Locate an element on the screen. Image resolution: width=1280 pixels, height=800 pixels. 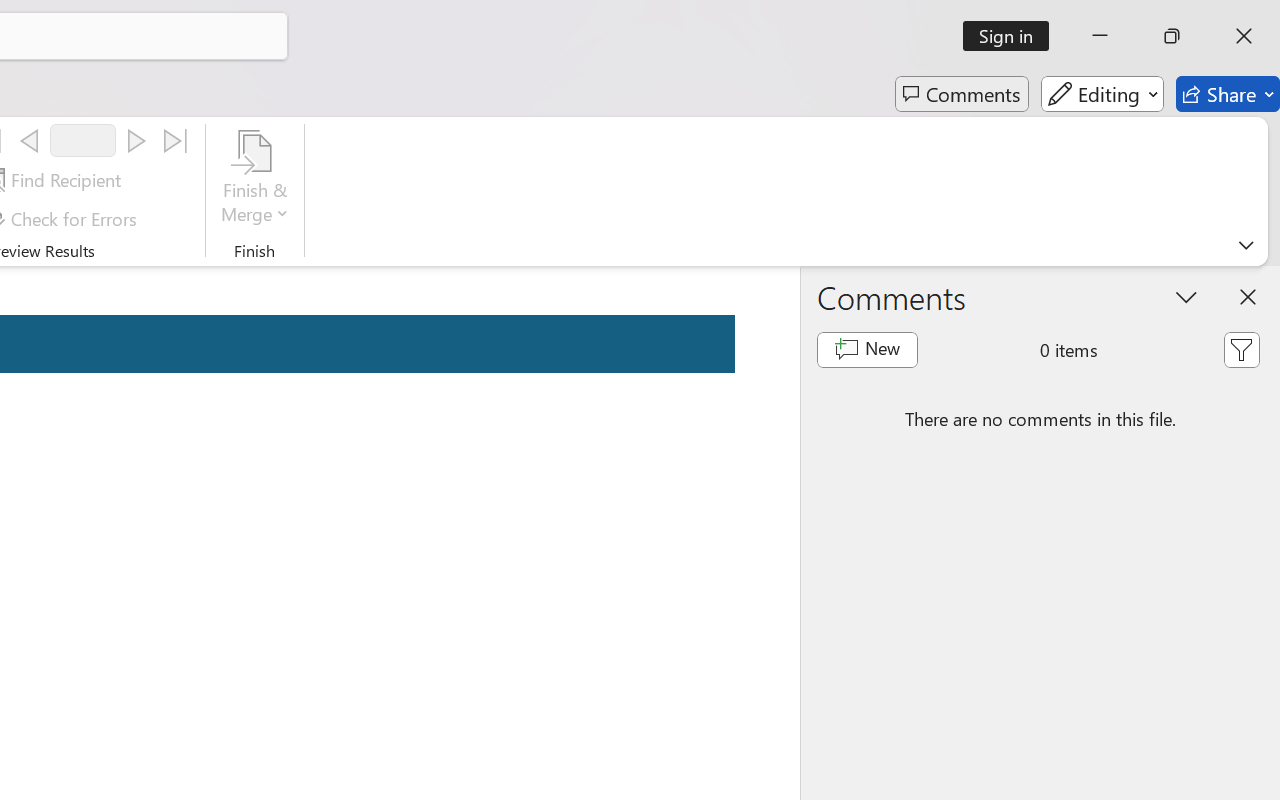
'Last' is located at coordinates (176, 141).